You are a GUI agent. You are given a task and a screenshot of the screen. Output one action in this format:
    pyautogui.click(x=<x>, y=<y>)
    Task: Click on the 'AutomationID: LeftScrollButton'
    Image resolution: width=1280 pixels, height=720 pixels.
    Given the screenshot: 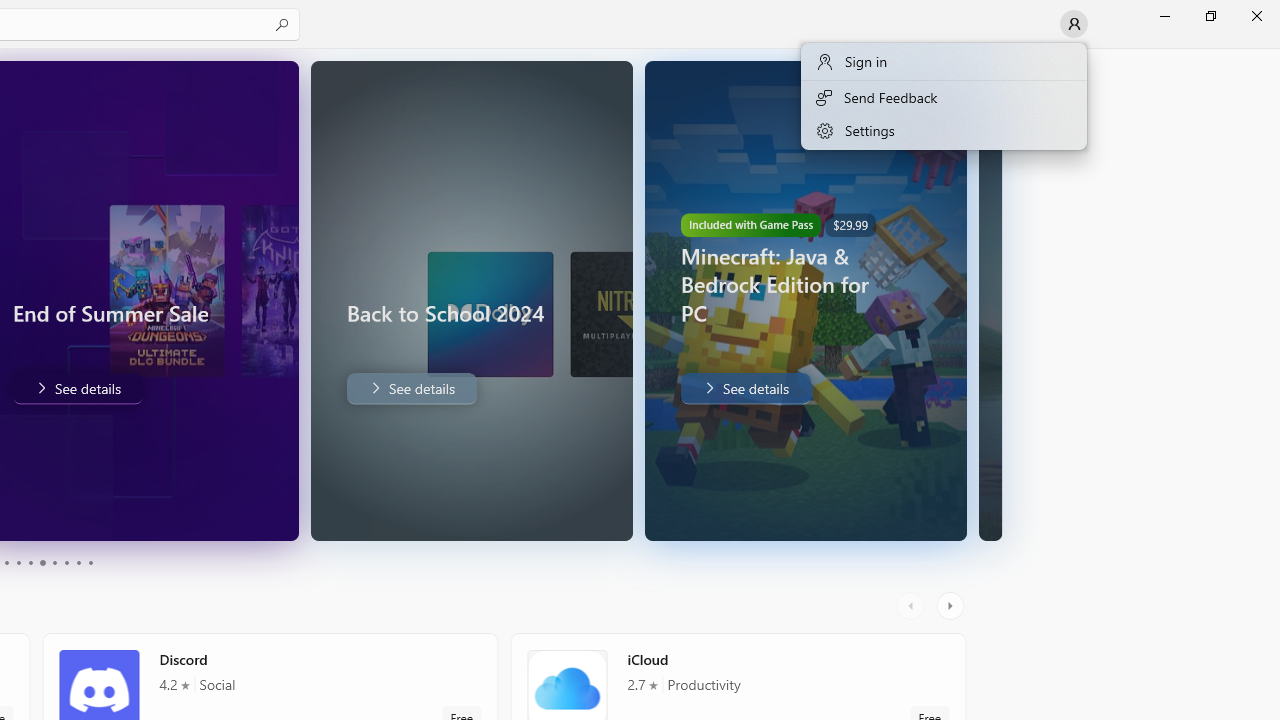 What is the action you would take?
    pyautogui.click(x=912, y=605)
    